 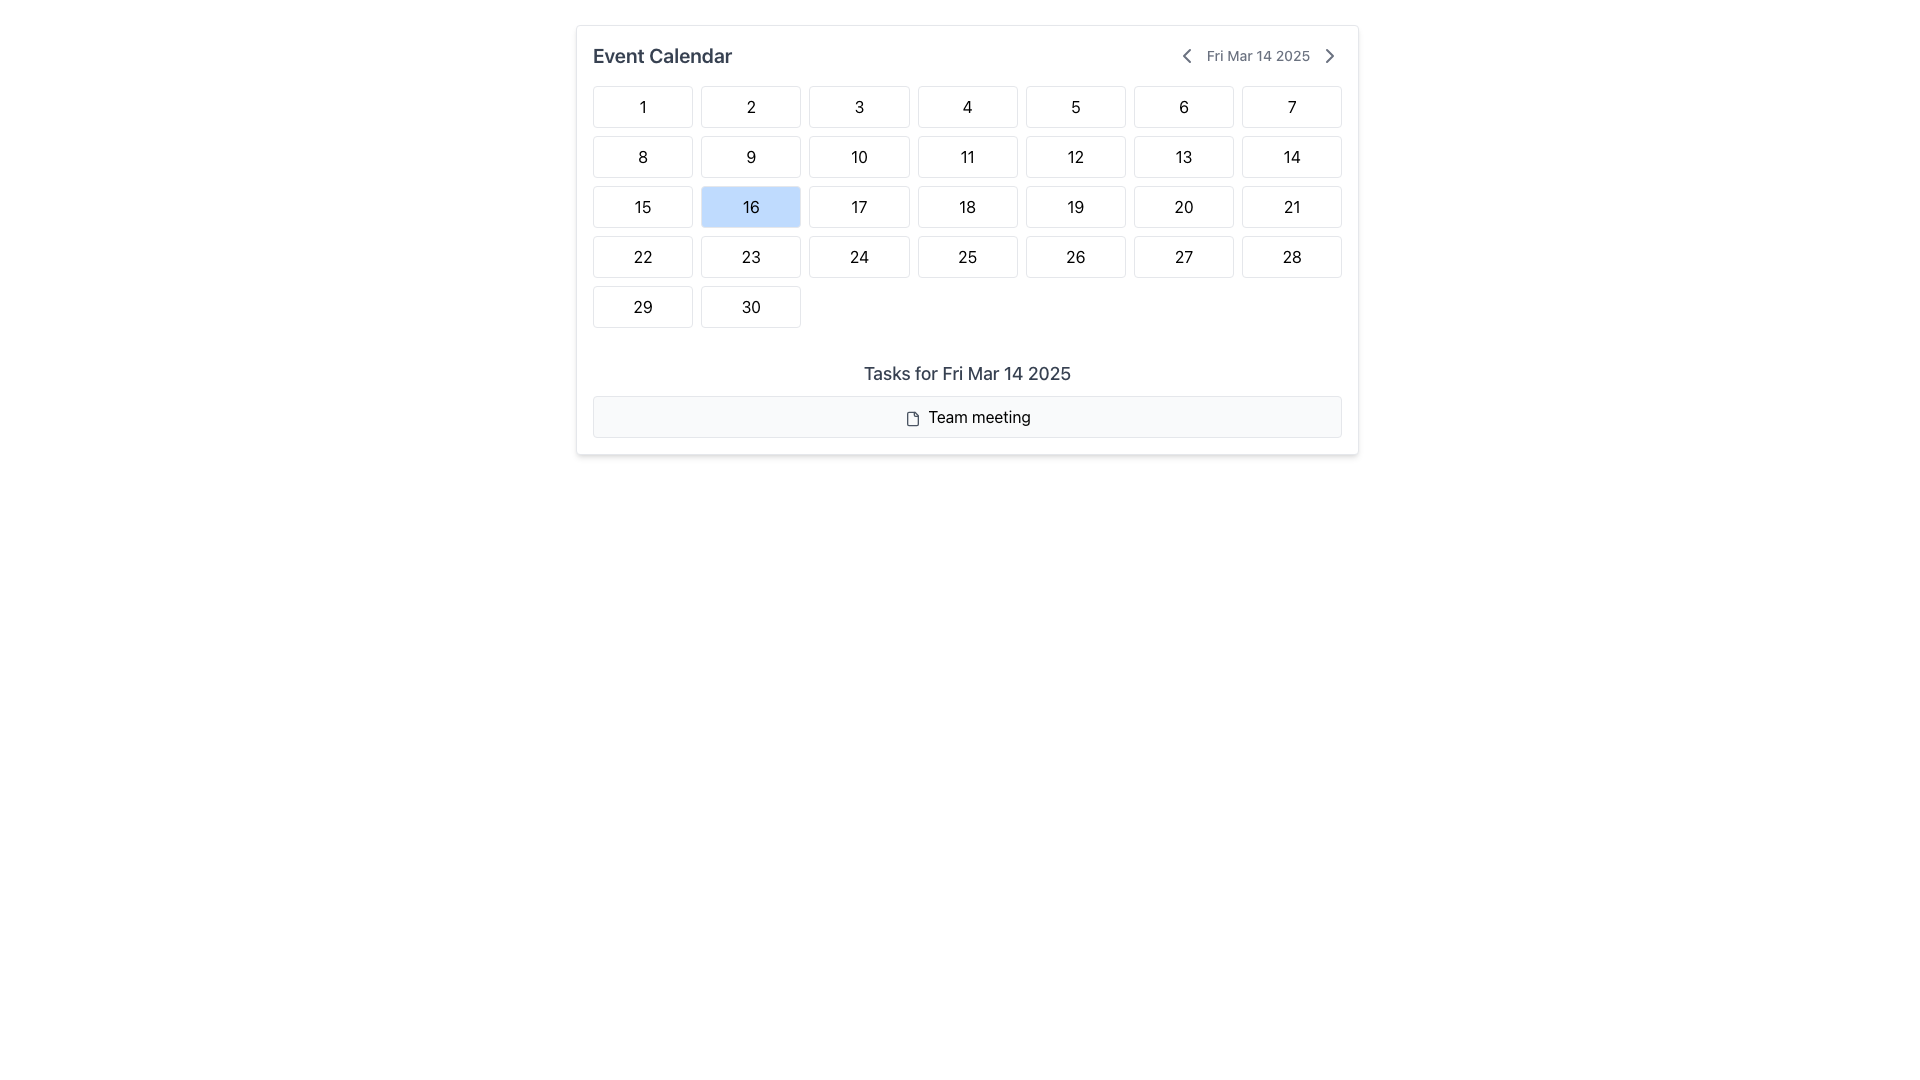 What do you see at coordinates (967, 107) in the screenshot?
I see `the button labeled '4' which is the fourth button in the first row of a grid layout` at bounding box center [967, 107].